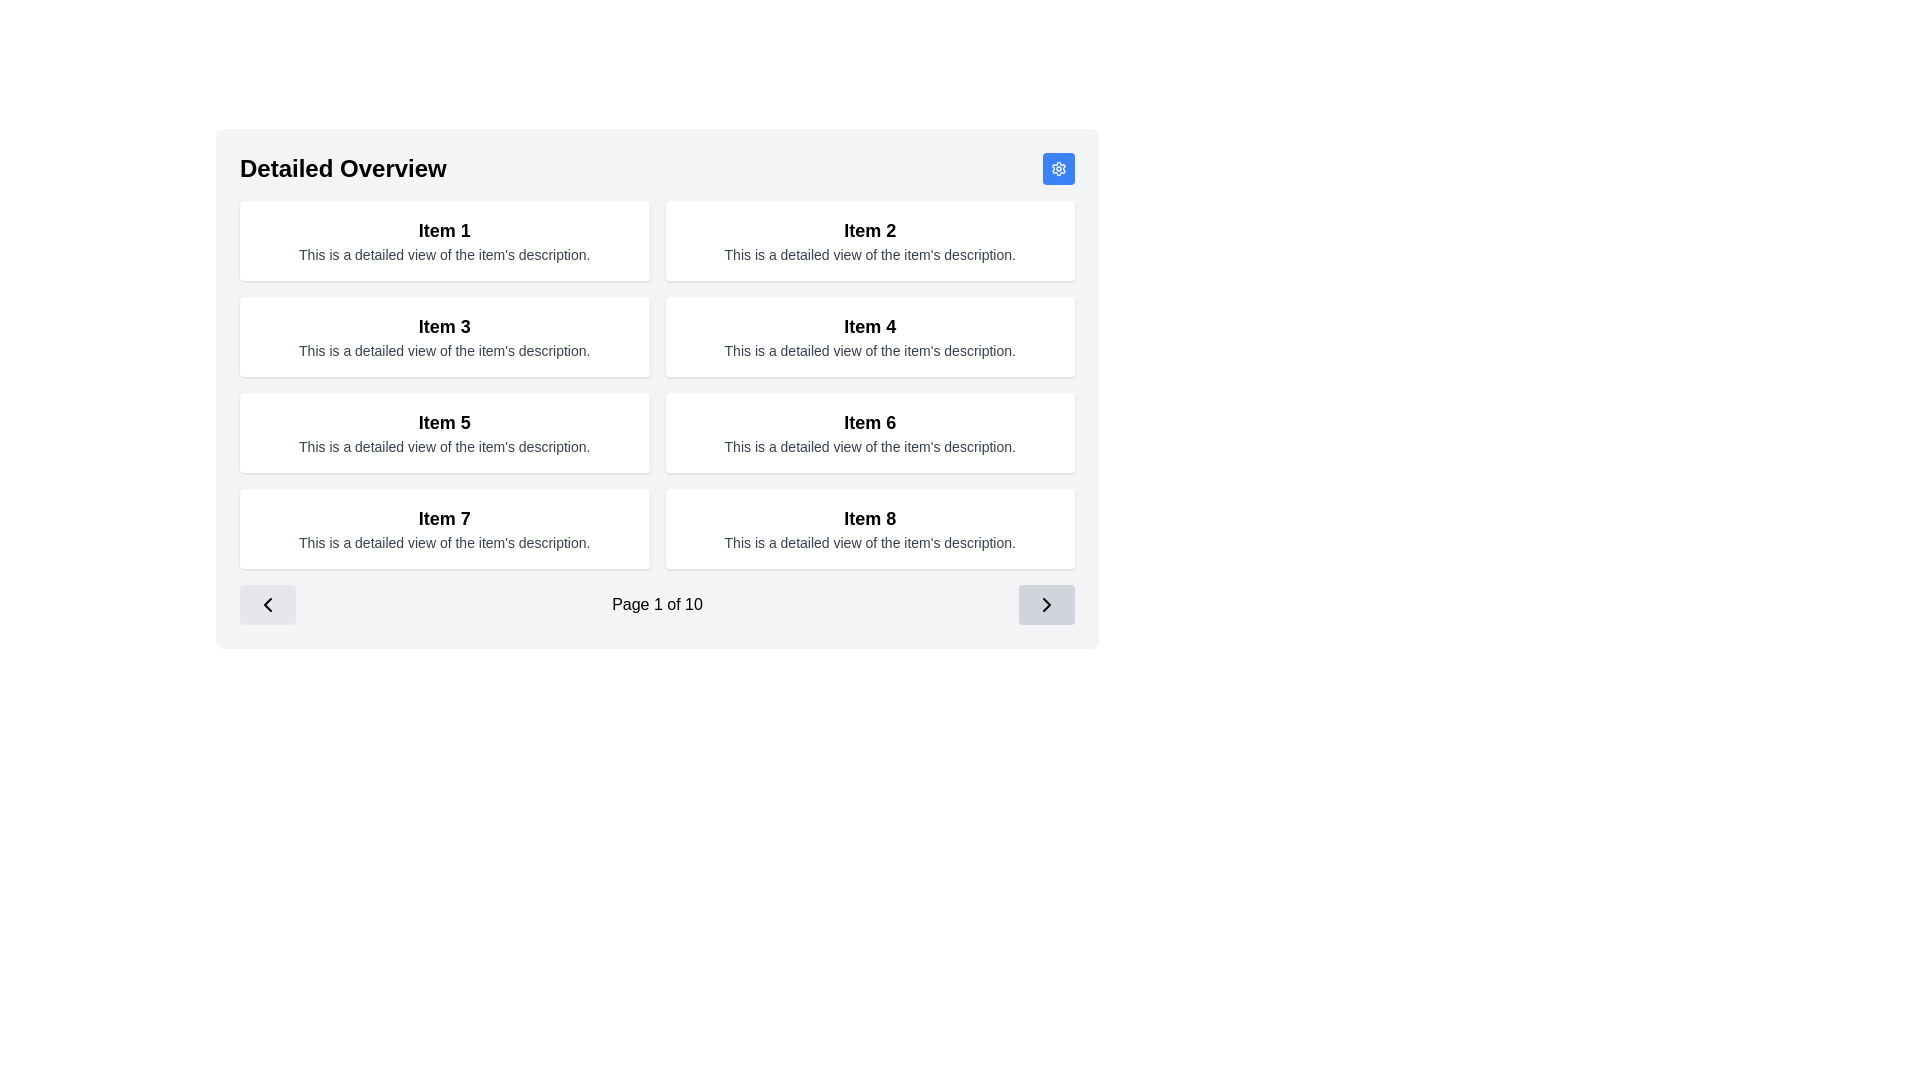 The width and height of the screenshot is (1920, 1080). Describe the element at coordinates (443, 431) in the screenshot. I see `the Card displaying a specific item's title and description located in the first column of the third row of the grid interface` at that location.